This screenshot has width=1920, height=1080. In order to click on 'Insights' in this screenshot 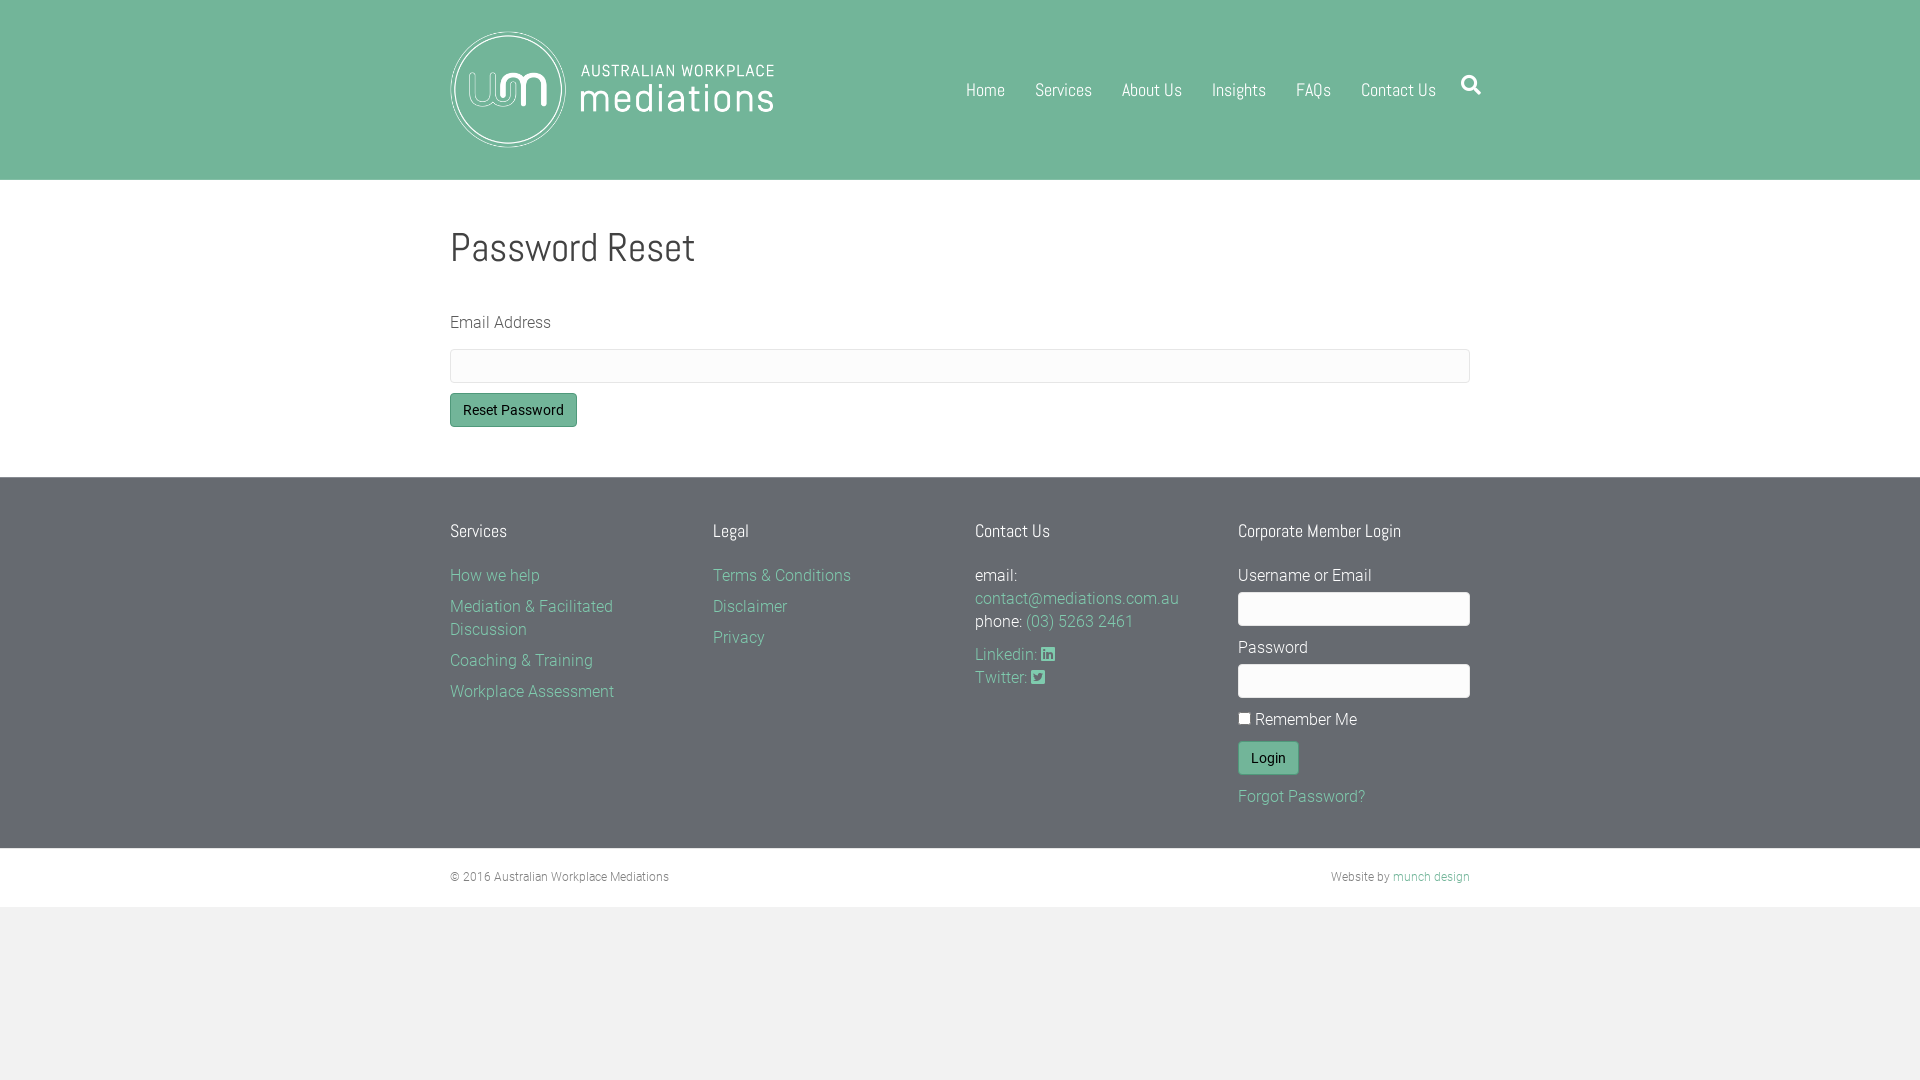, I will do `click(1237, 88)`.